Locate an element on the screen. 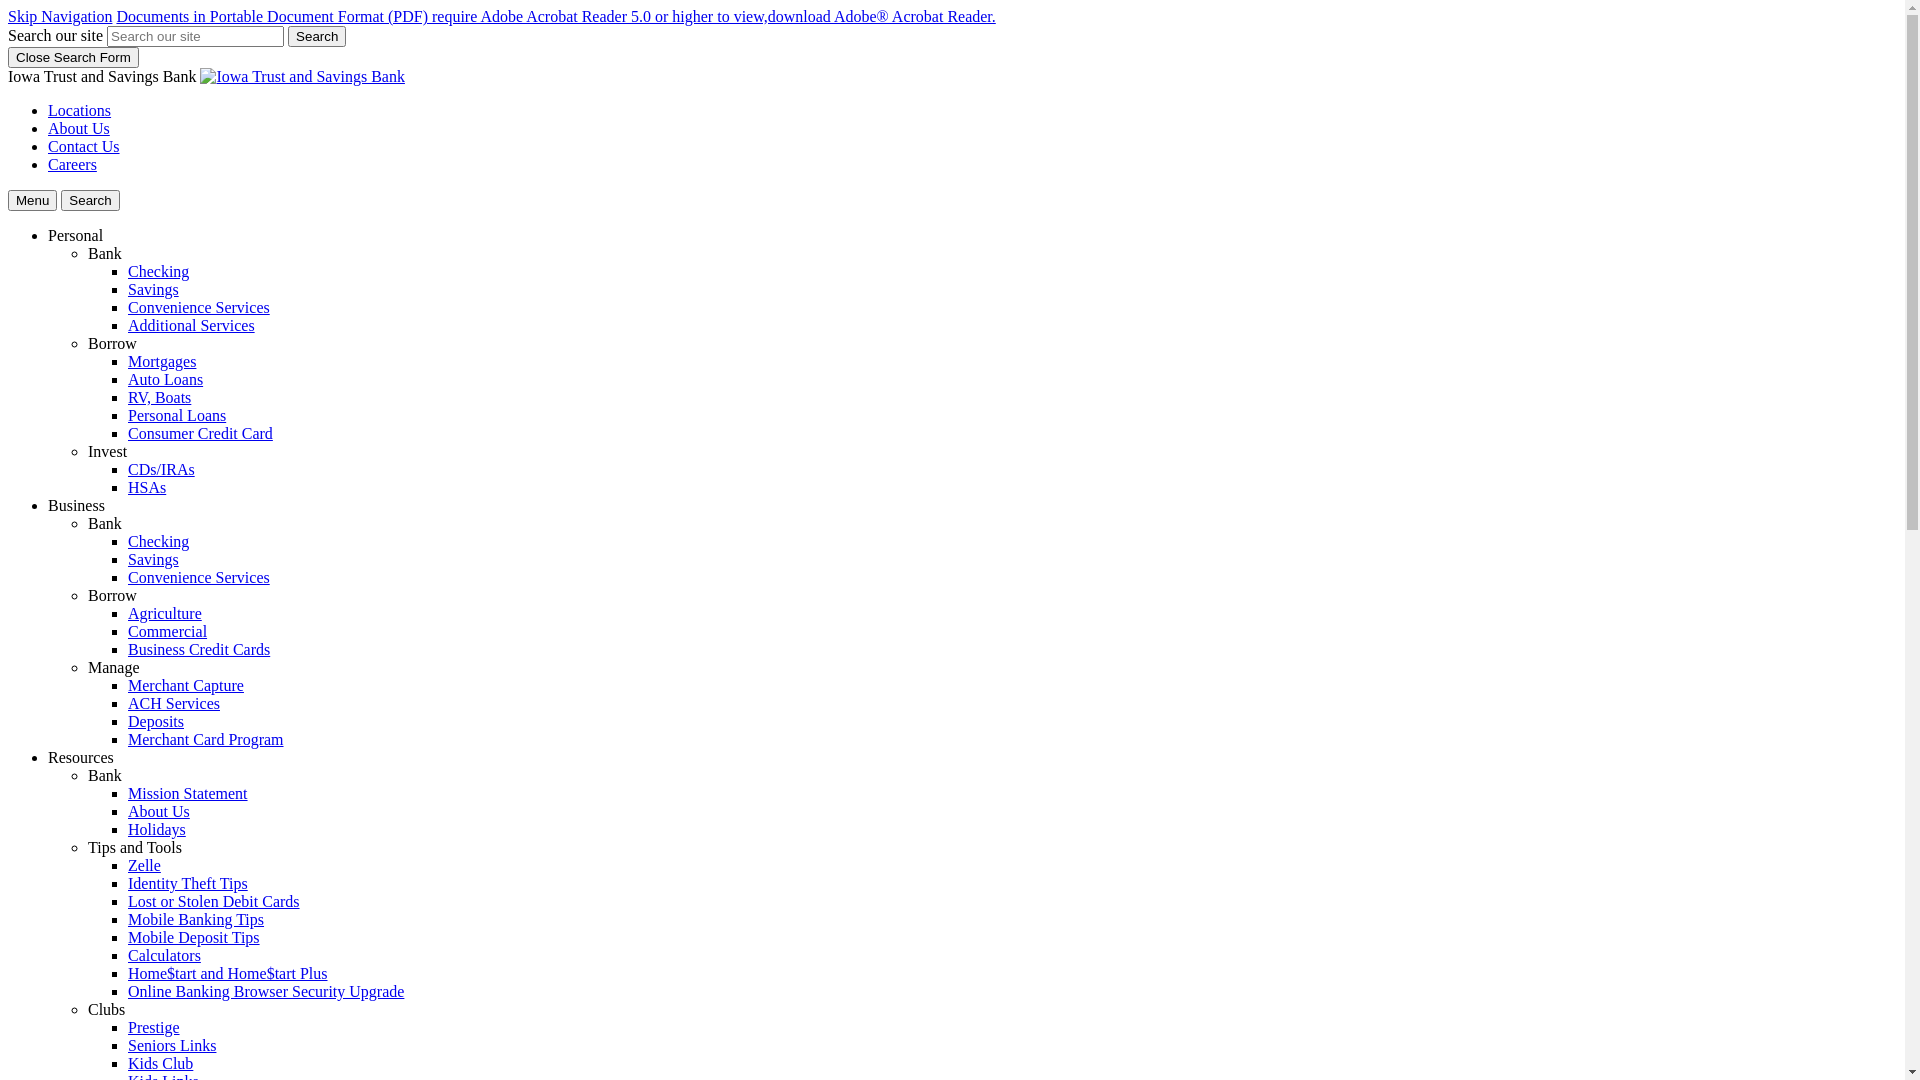 This screenshot has width=1920, height=1080. 'Careers' is located at coordinates (72, 163).